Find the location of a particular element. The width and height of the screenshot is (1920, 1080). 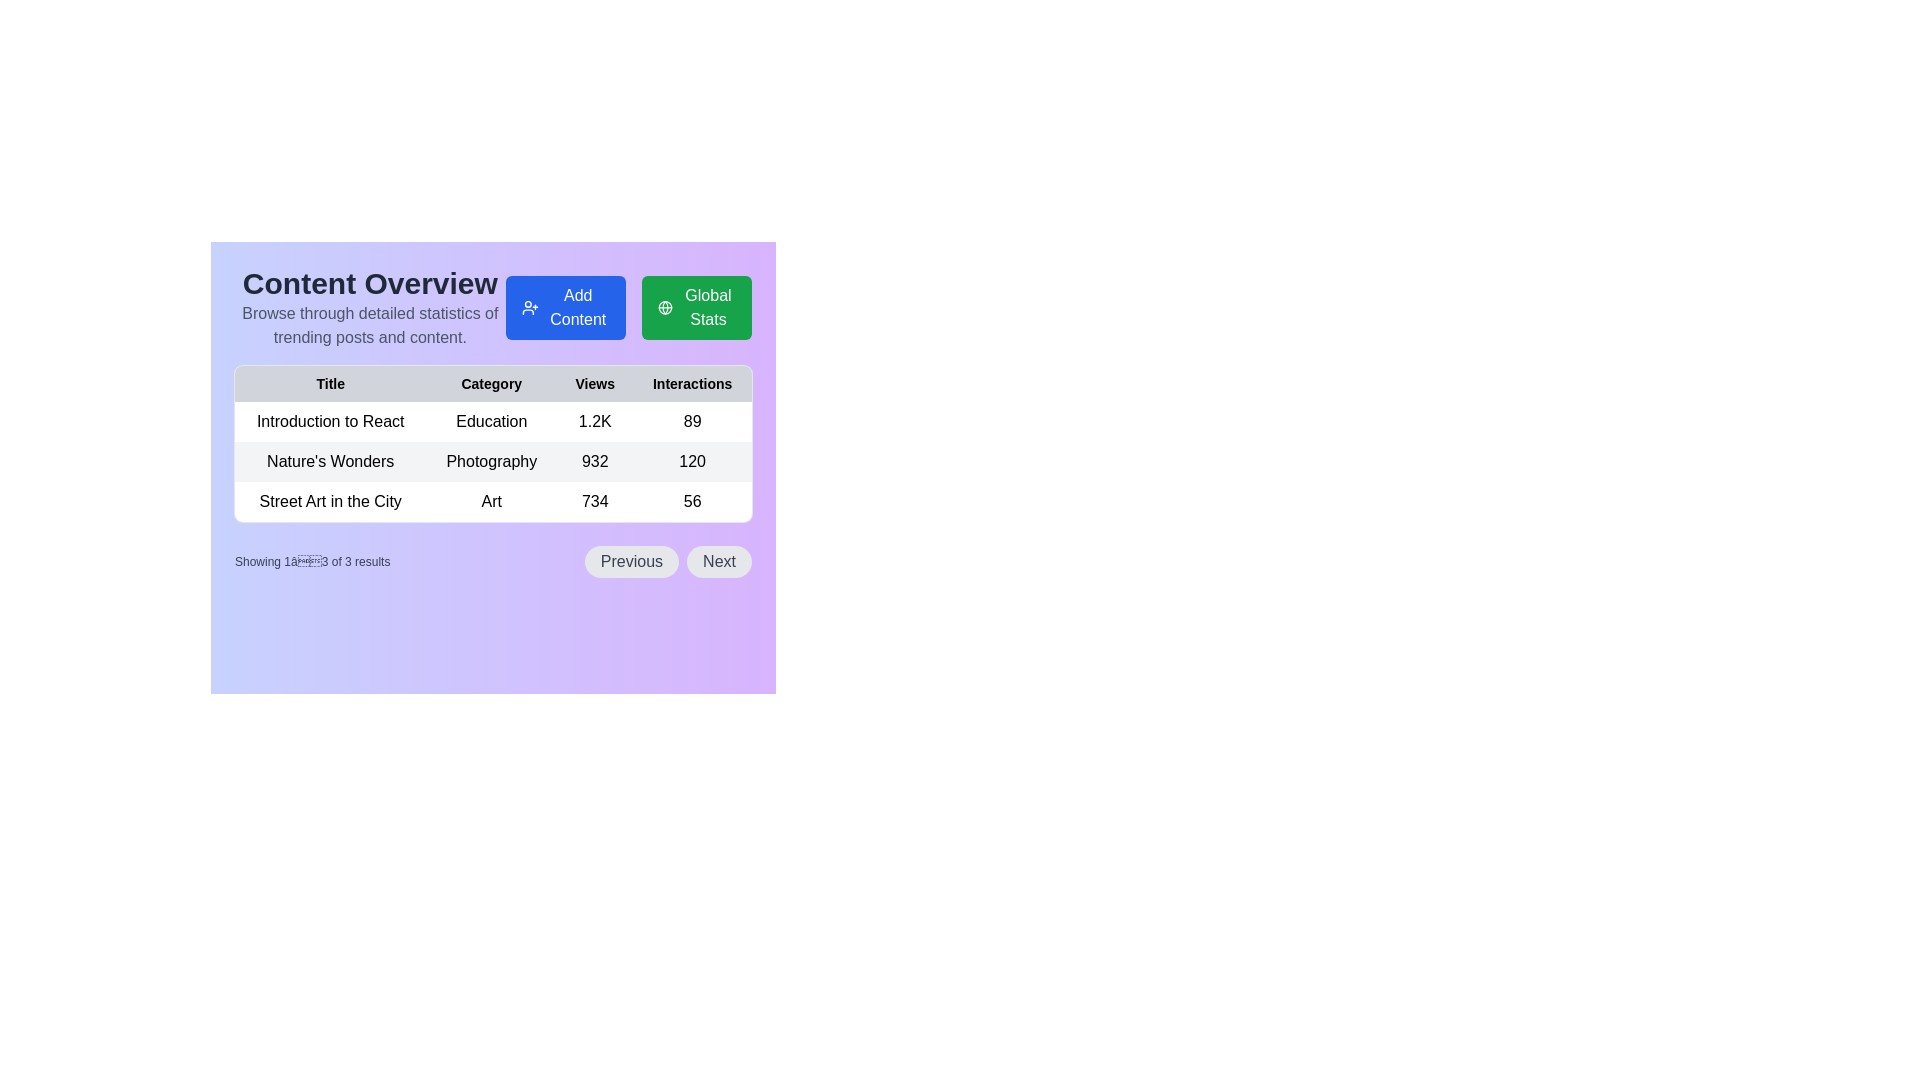

the second row of the data table in the 'Content Overview' section is located at coordinates (493, 455).